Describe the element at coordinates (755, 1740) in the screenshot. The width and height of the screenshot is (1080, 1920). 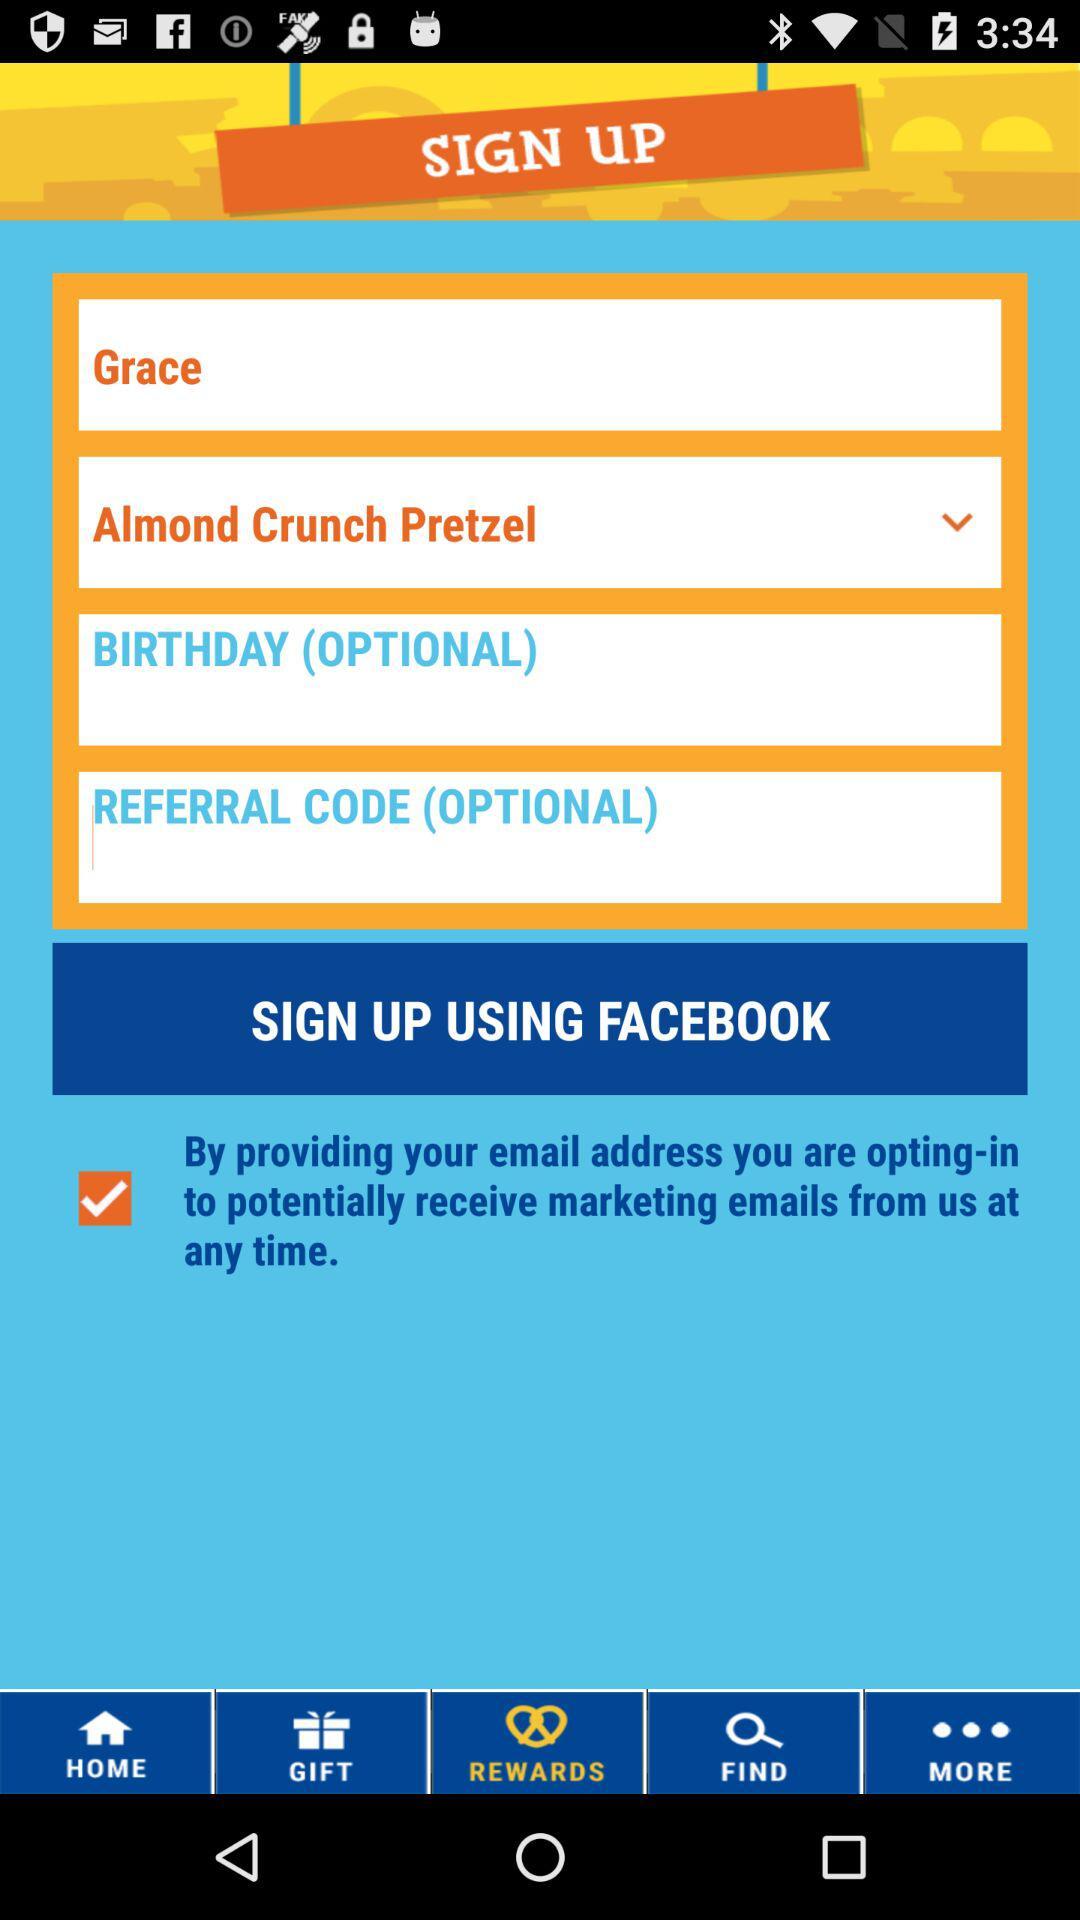
I see `find button` at that location.